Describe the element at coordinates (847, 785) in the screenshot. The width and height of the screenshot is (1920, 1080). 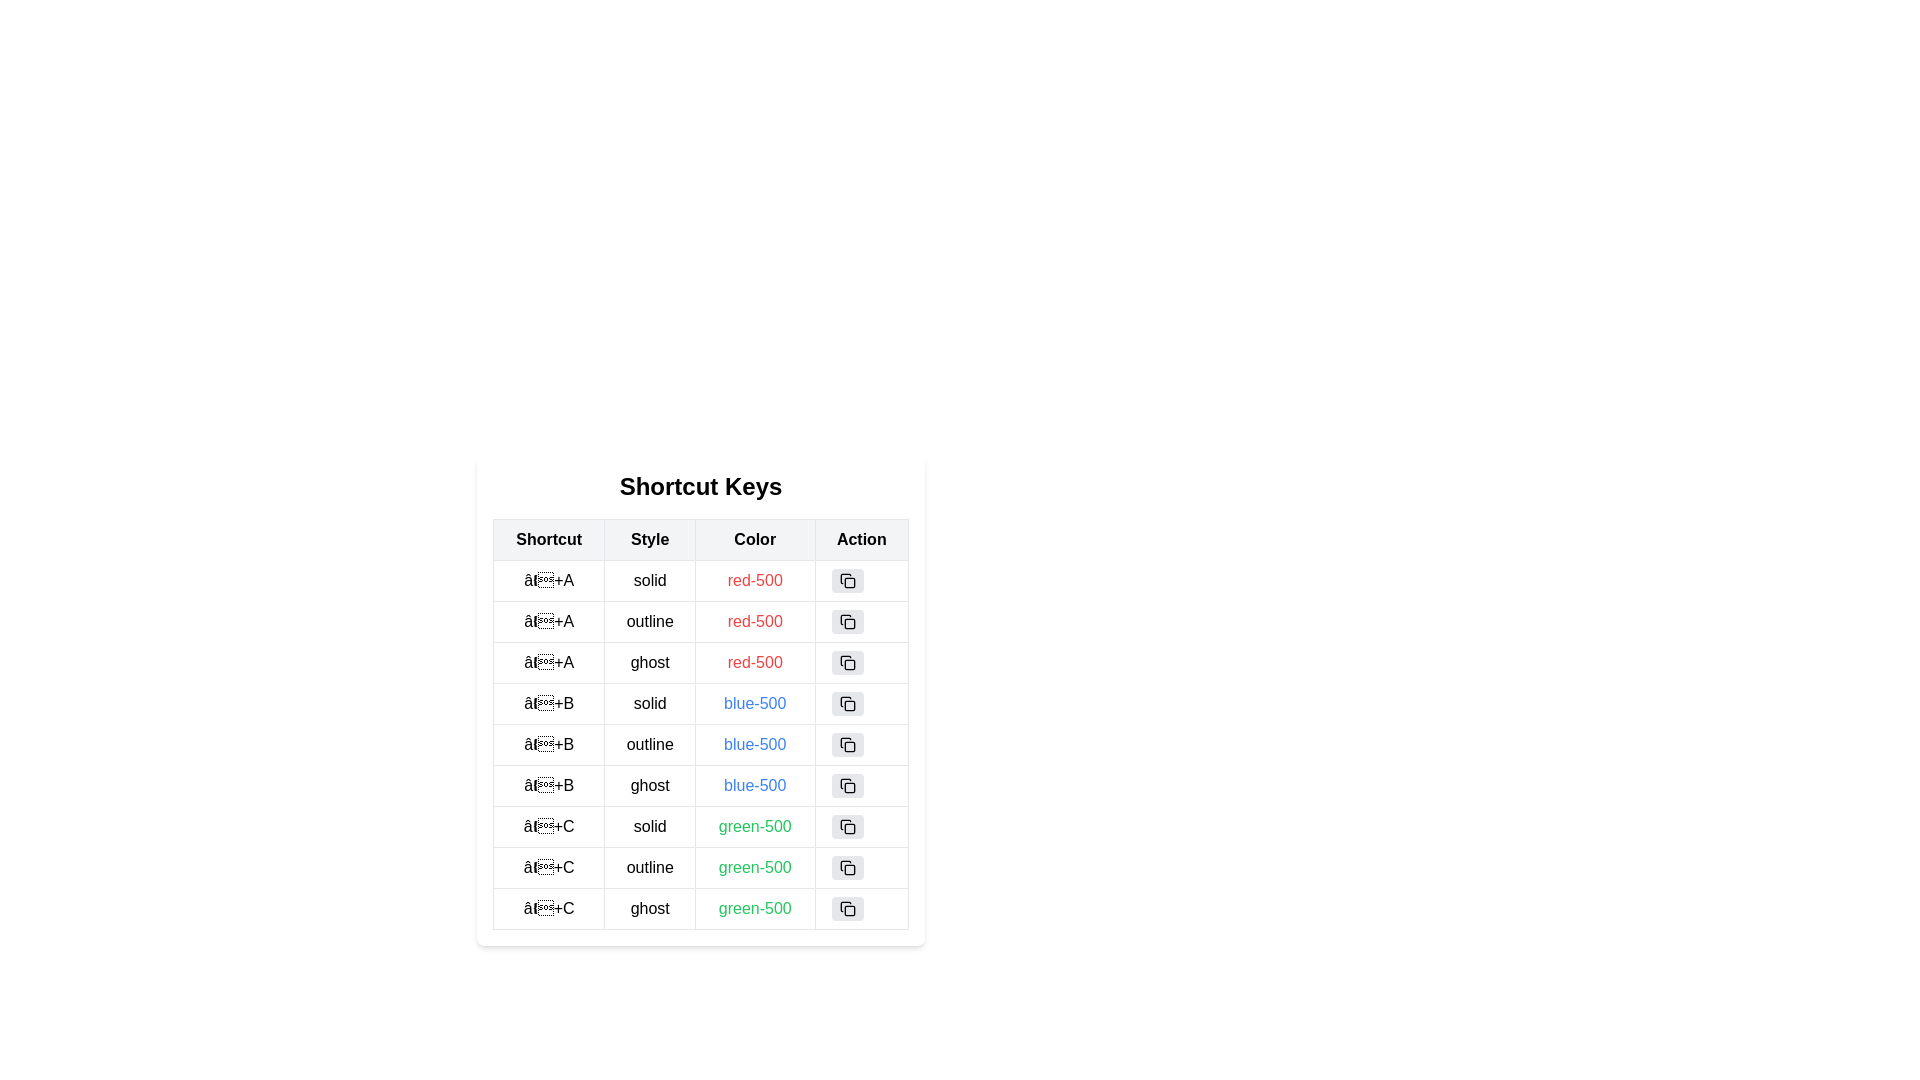
I see `the copy button located in the bottom-right corner of the 'ghost' button in the 'blue-500' row under the 'Action' column` at that location.